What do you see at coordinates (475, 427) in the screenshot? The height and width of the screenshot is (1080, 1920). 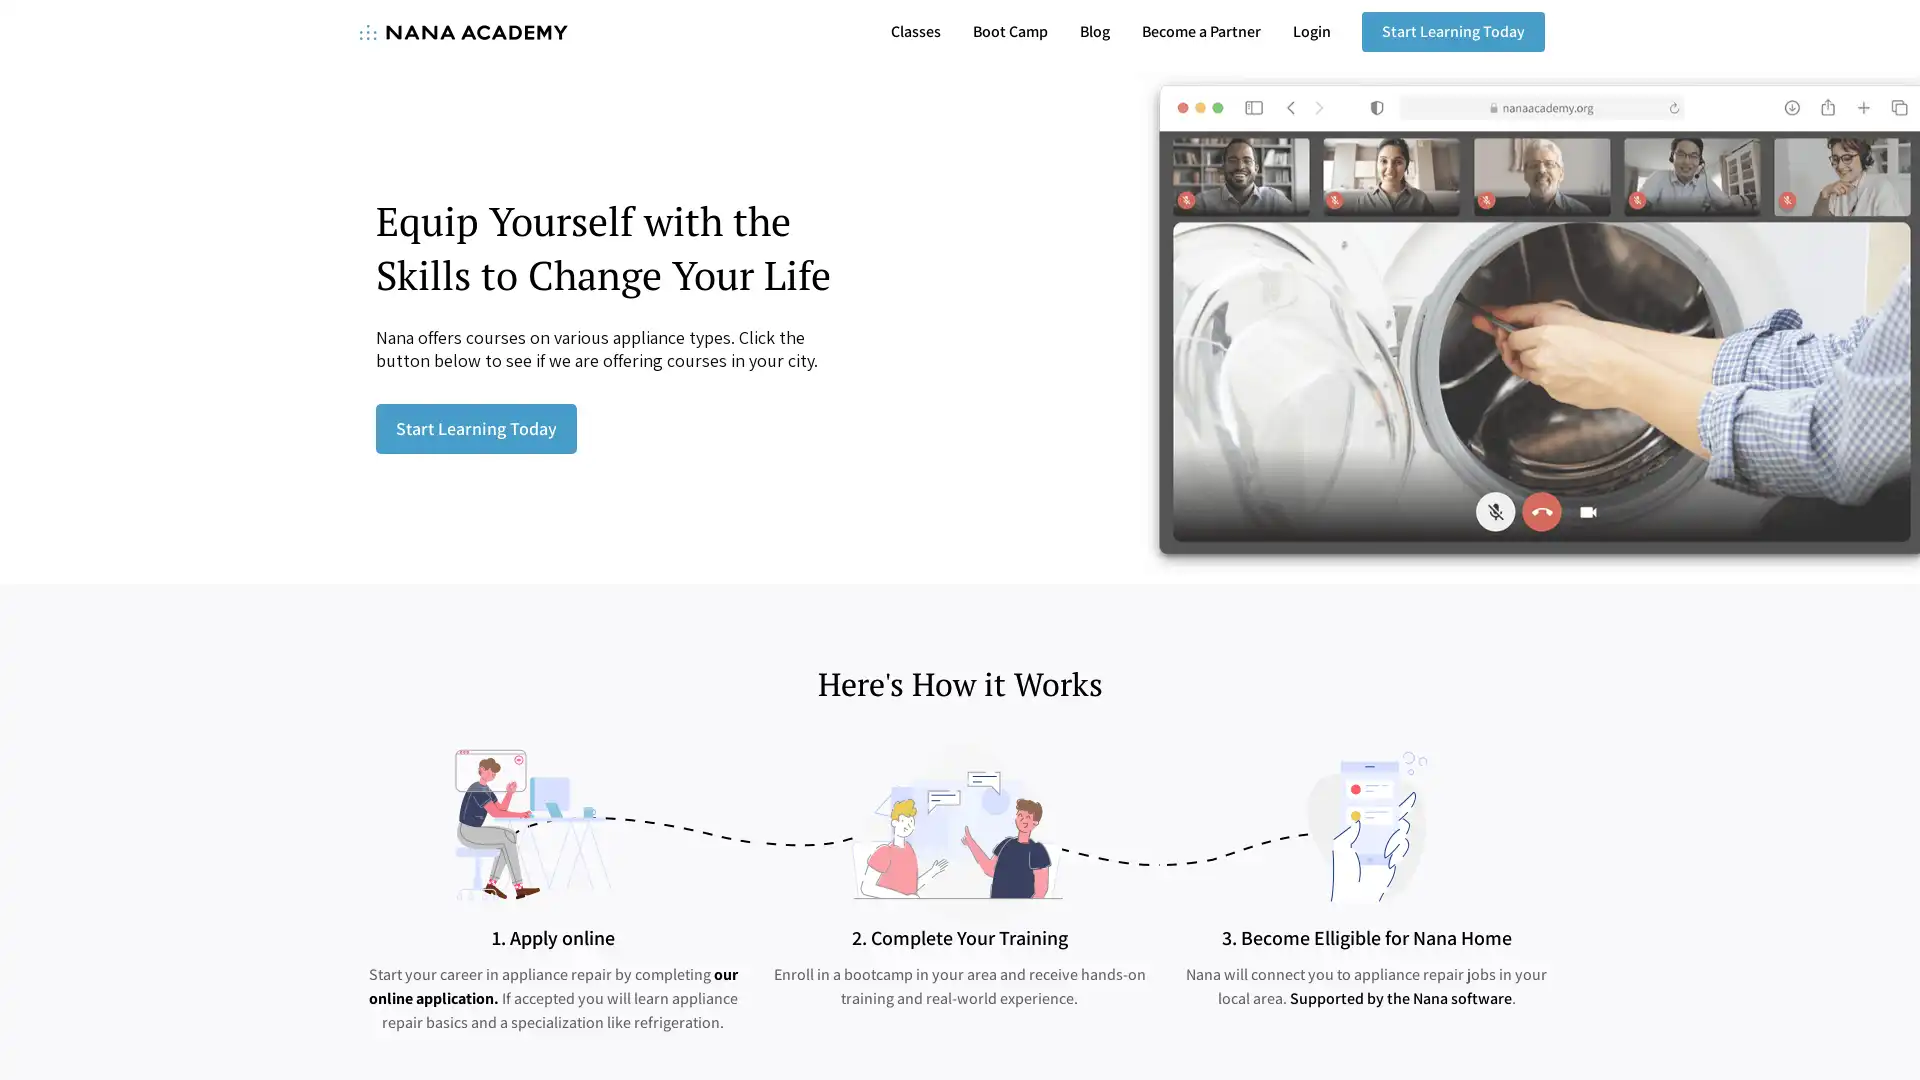 I see `Start Learning Today` at bounding box center [475, 427].